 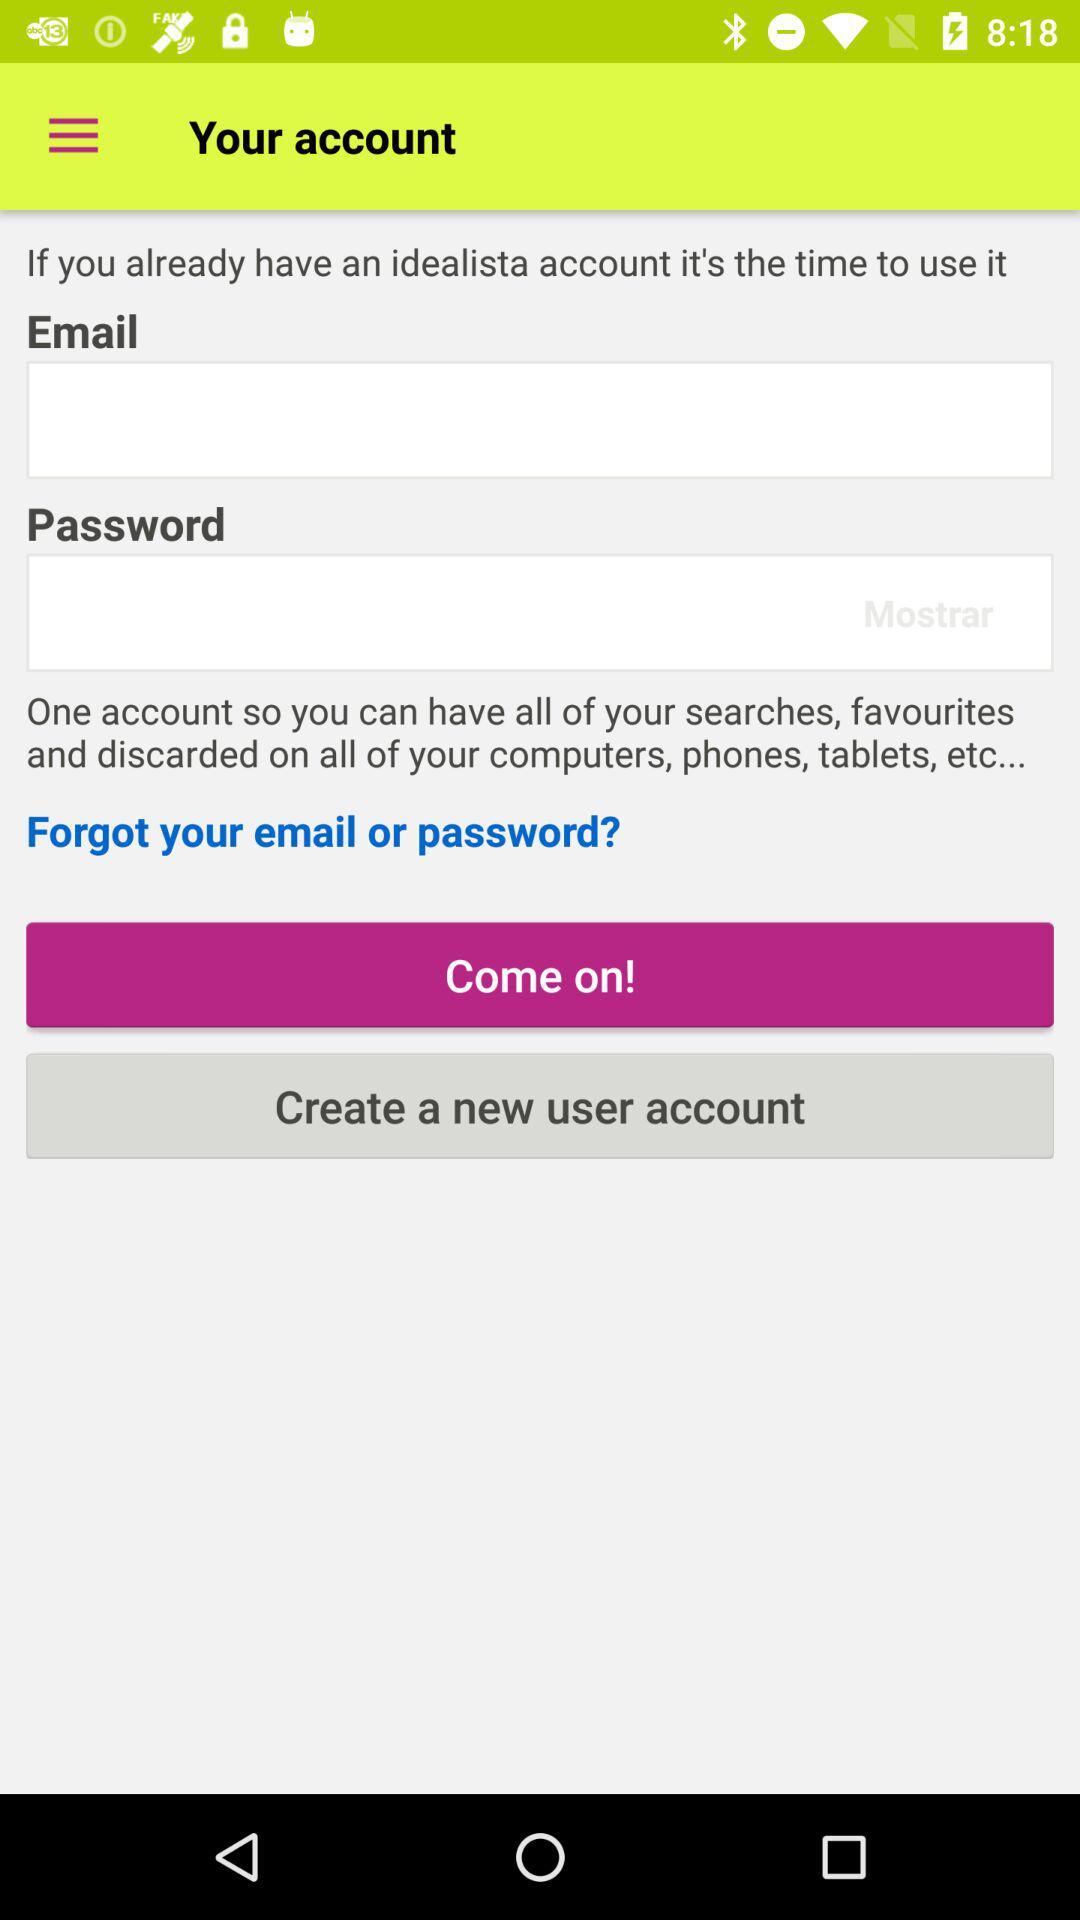 What do you see at coordinates (540, 974) in the screenshot?
I see `the item above create a new` at bounding box center [540, 974].